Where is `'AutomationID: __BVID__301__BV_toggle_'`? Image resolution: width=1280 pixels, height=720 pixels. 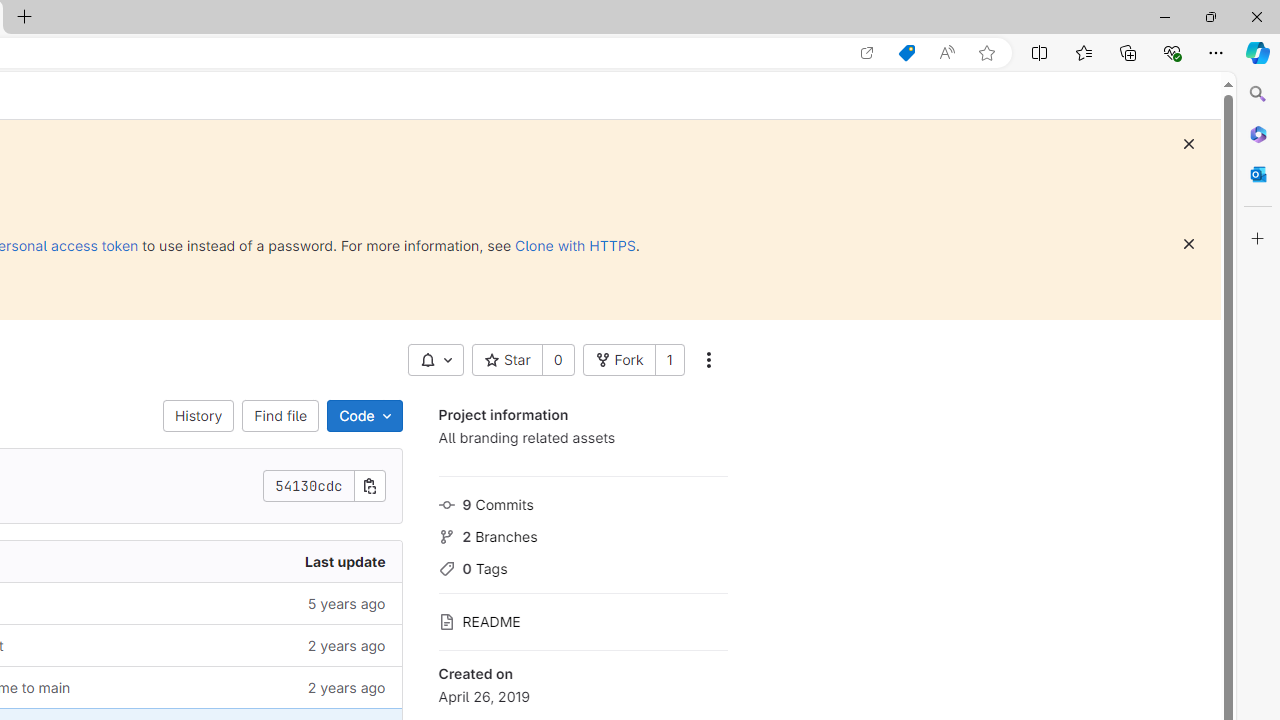 'AutomationID: __BVID__301__BV_toggle_' is located at coordinates (434, 360).